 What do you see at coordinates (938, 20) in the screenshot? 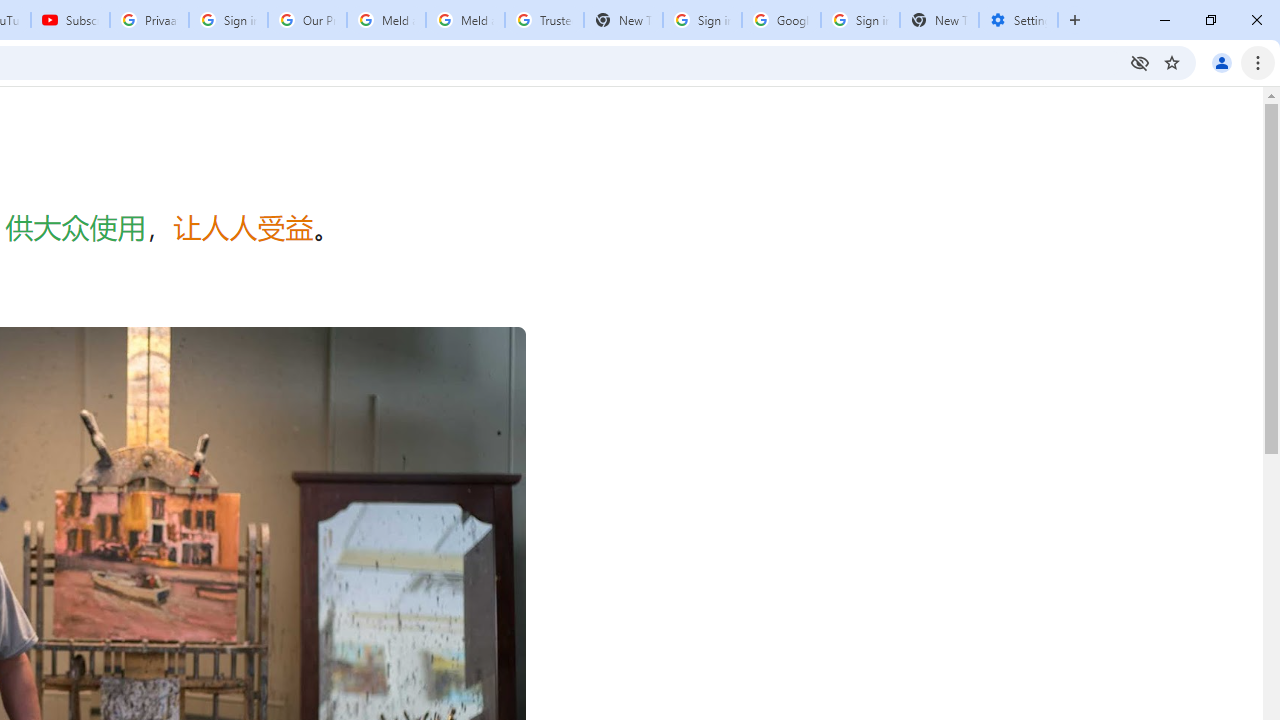
I see `'New Tab'` at bounding box center [938, 20].